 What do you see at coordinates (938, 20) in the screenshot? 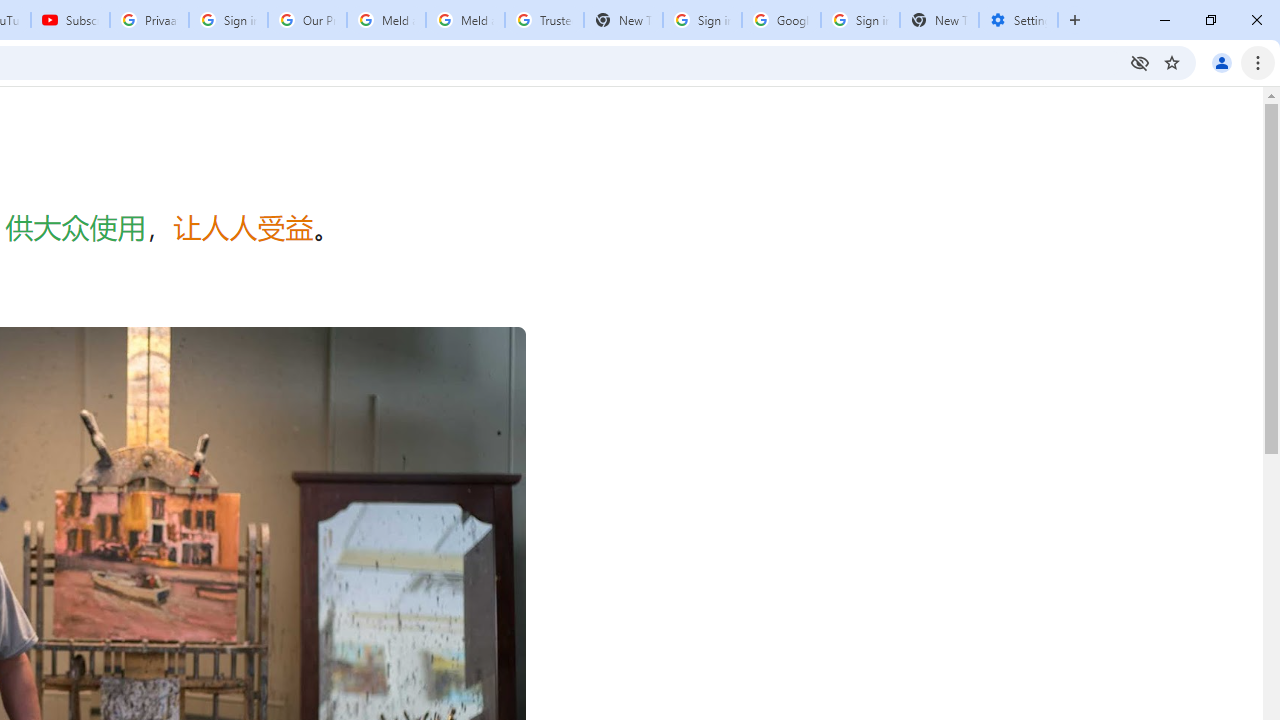
I see `'New Tab'` at bounding box center [938, 20].